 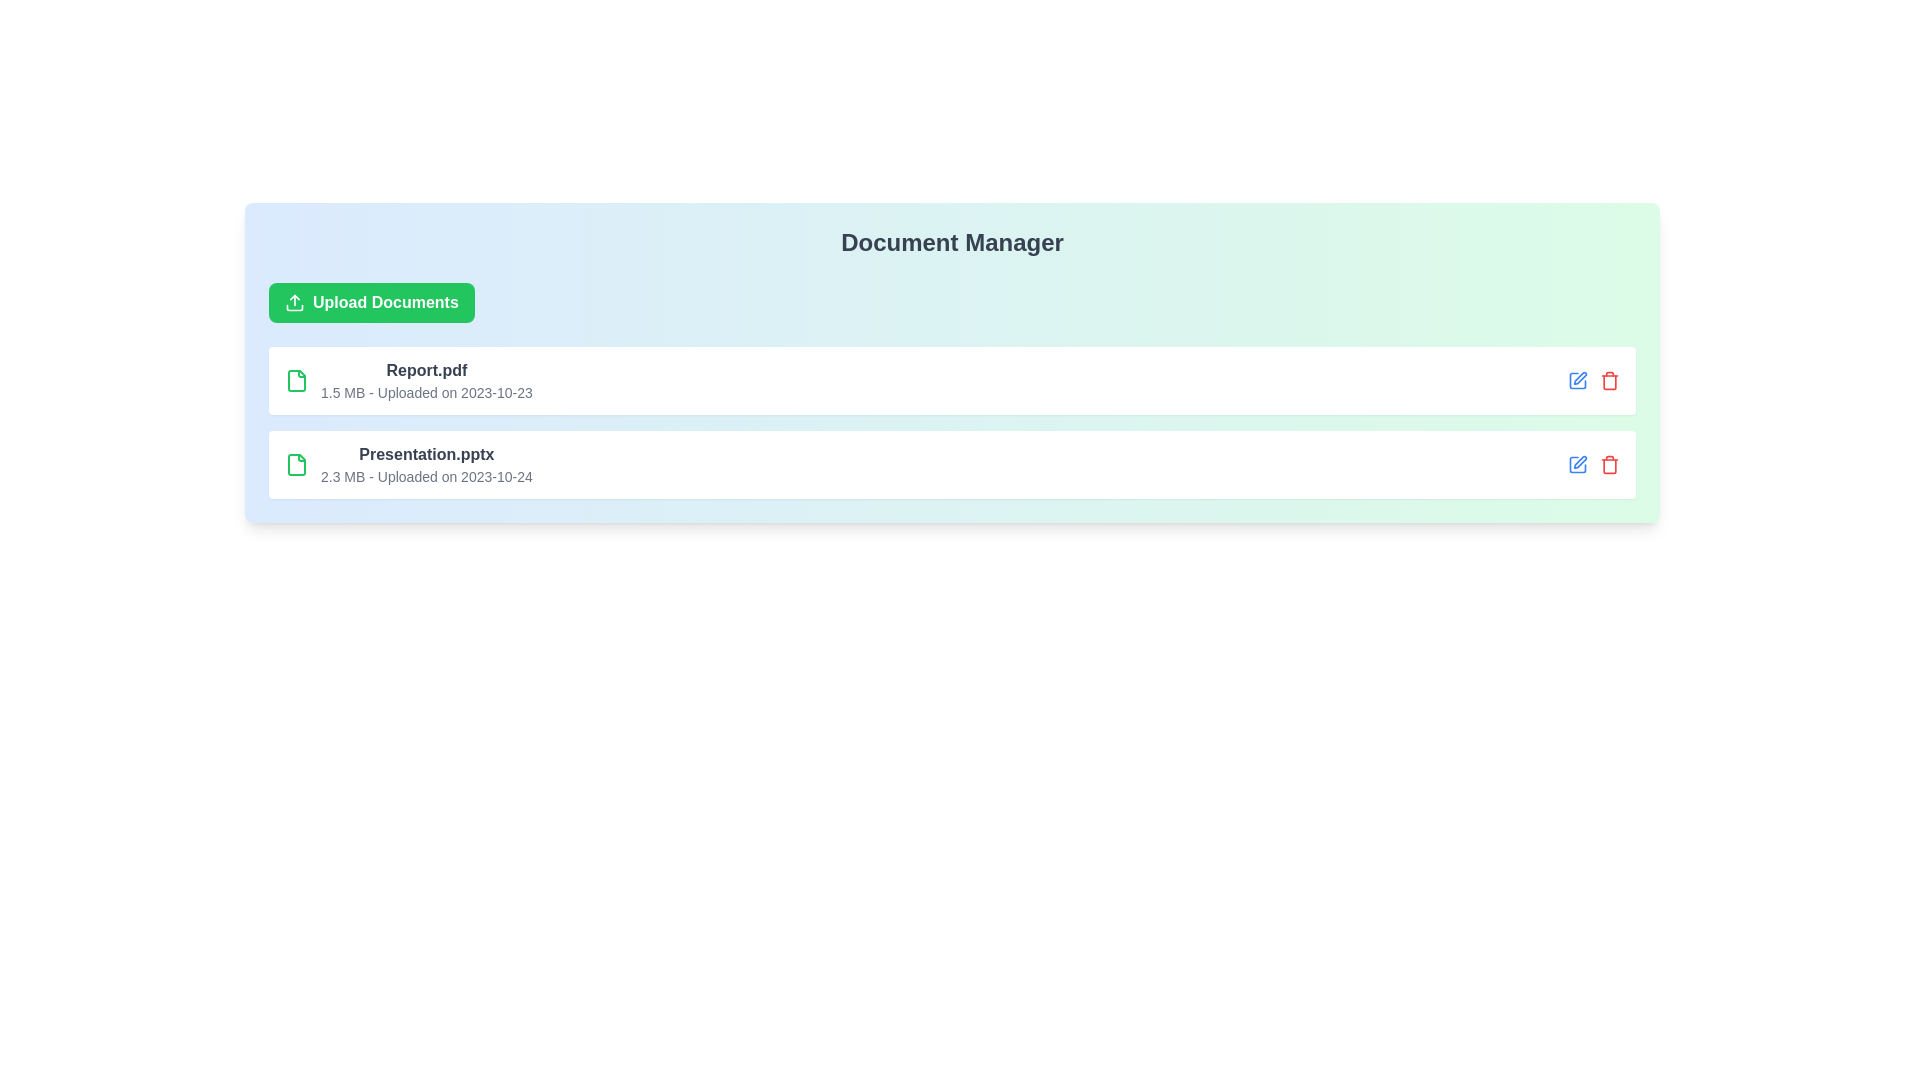 I want to click on the Text label that provides metadata about the file 'Report.pdf', which displays its size and upload date, located below the file name in the first document entry of the vertical list, so click(x=425, y=393).